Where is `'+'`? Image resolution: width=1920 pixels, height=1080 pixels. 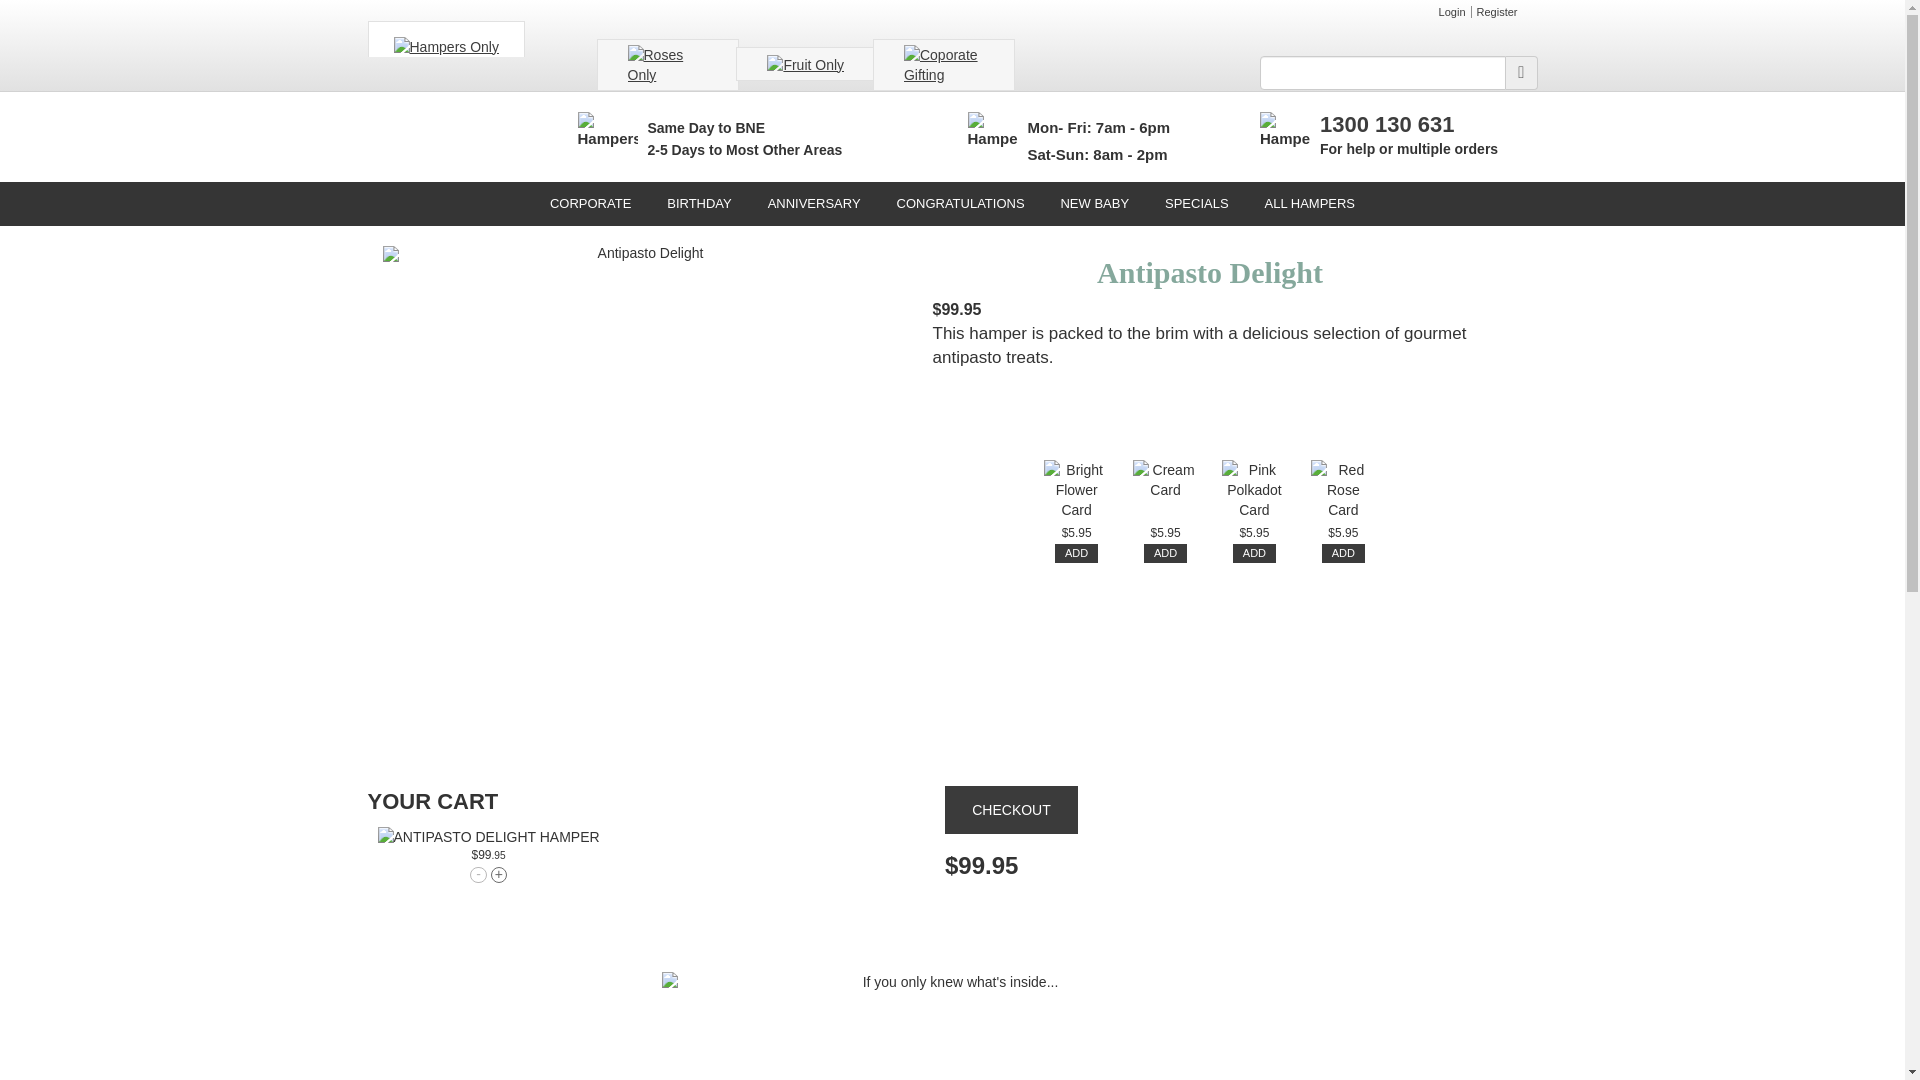 '+' is located at coordinates (499, 874).